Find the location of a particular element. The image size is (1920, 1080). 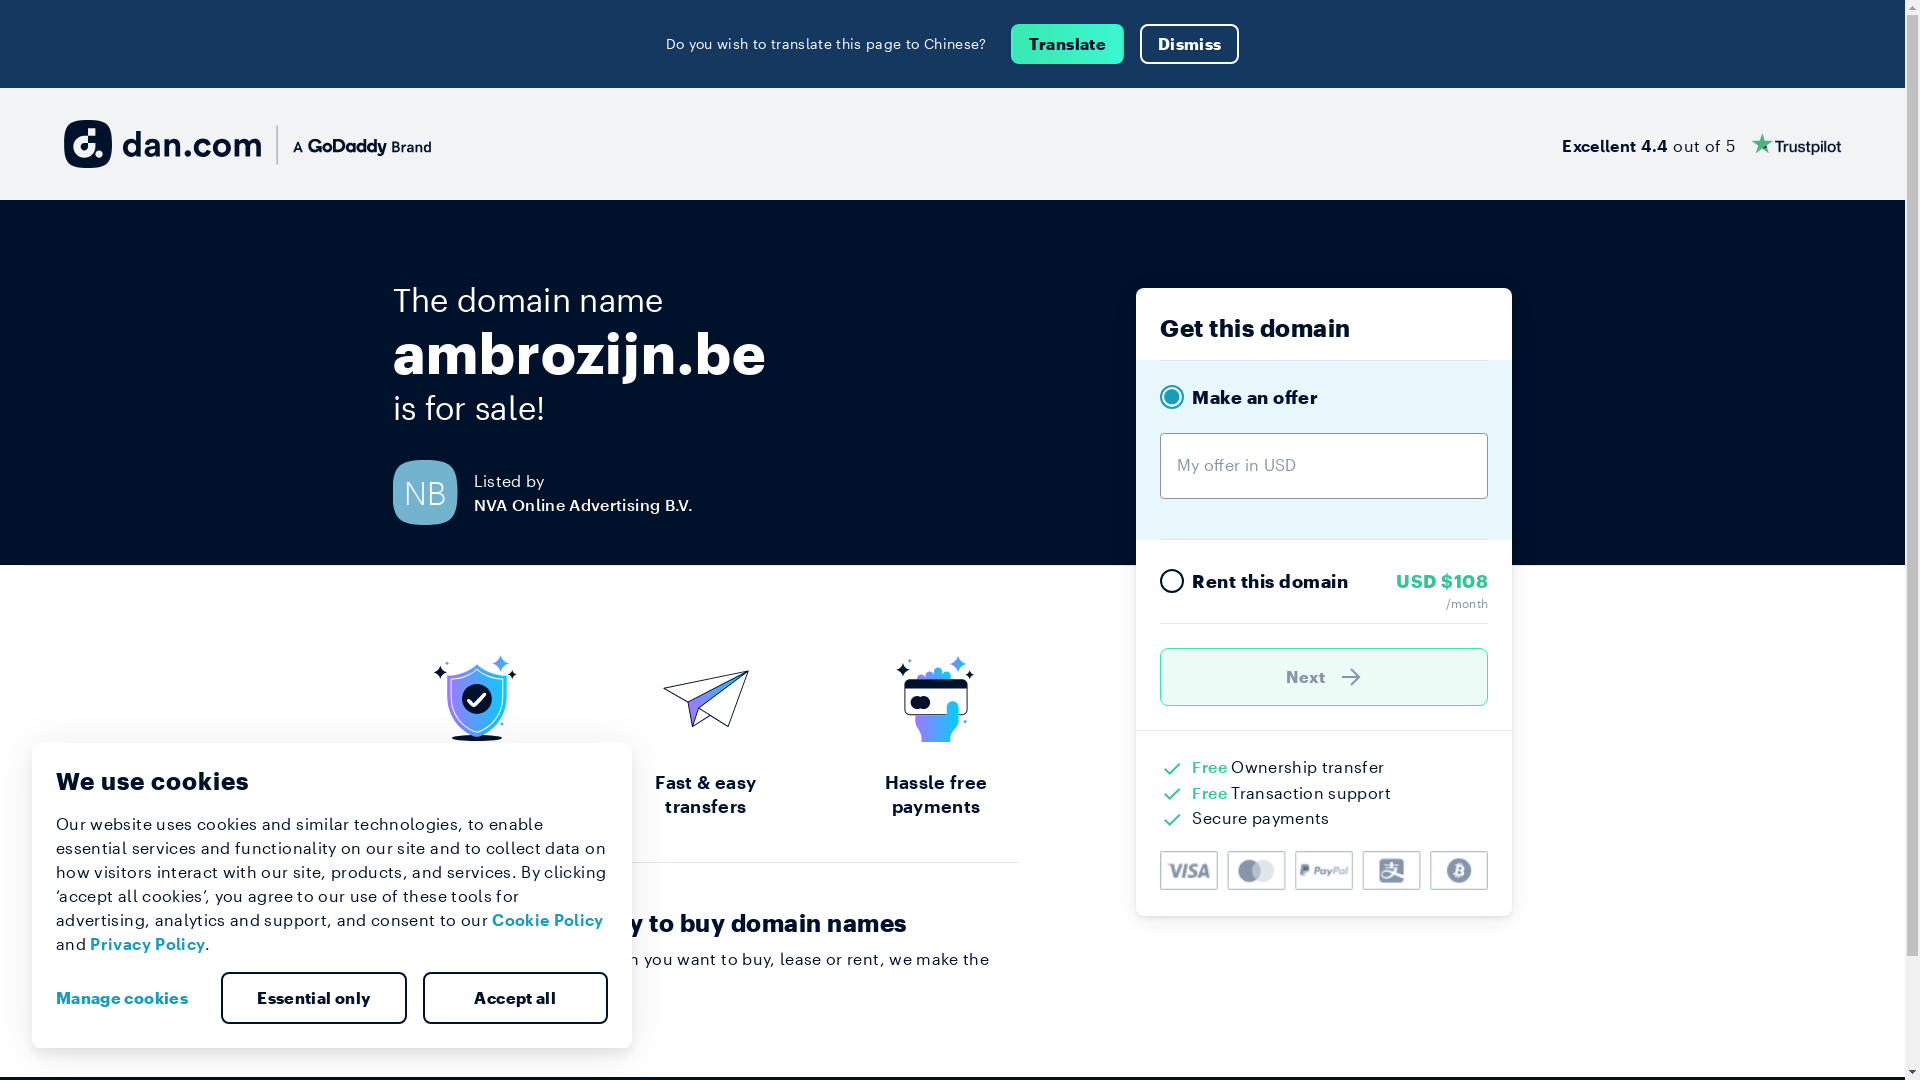

'Dismiss' is located at coordinates (1140, 43).